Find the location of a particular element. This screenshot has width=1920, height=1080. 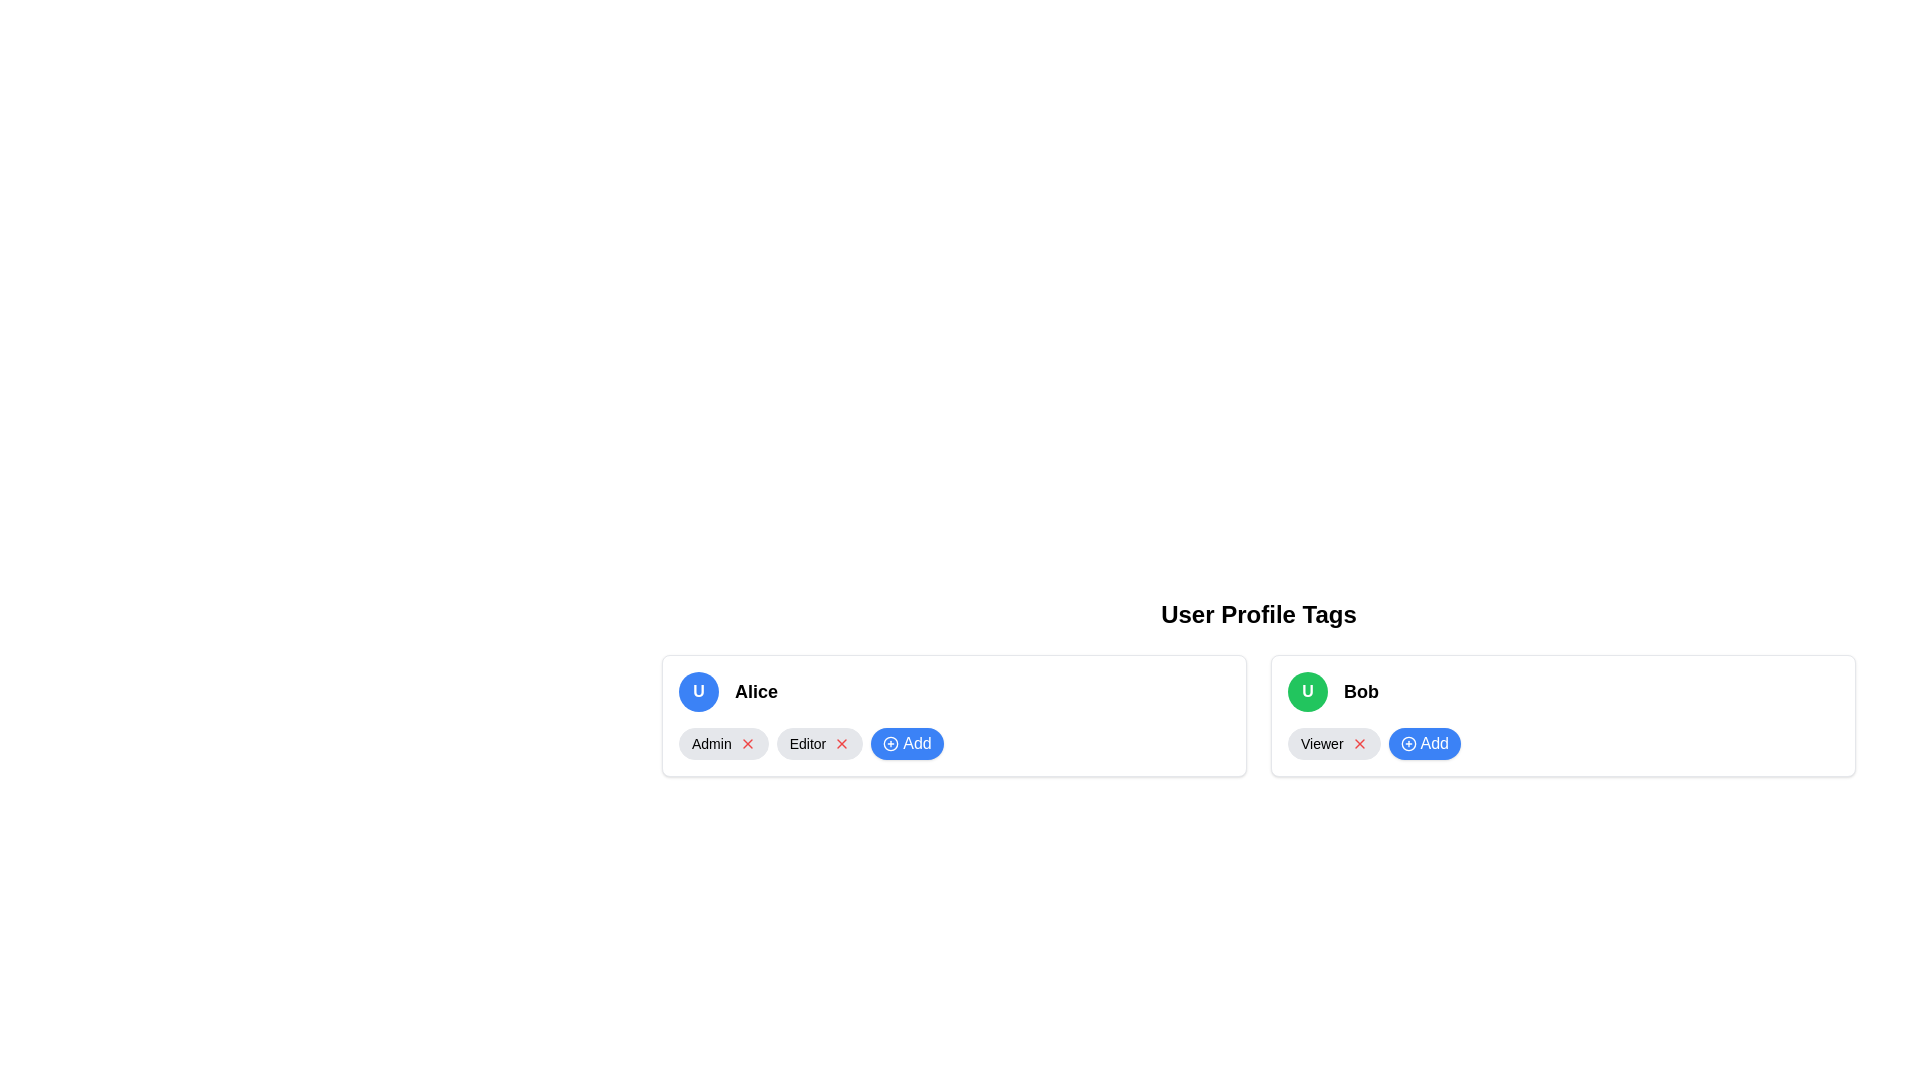

the red X button located in the tags section under the user profile of 'Alice' is located at coordinates (746, 744).